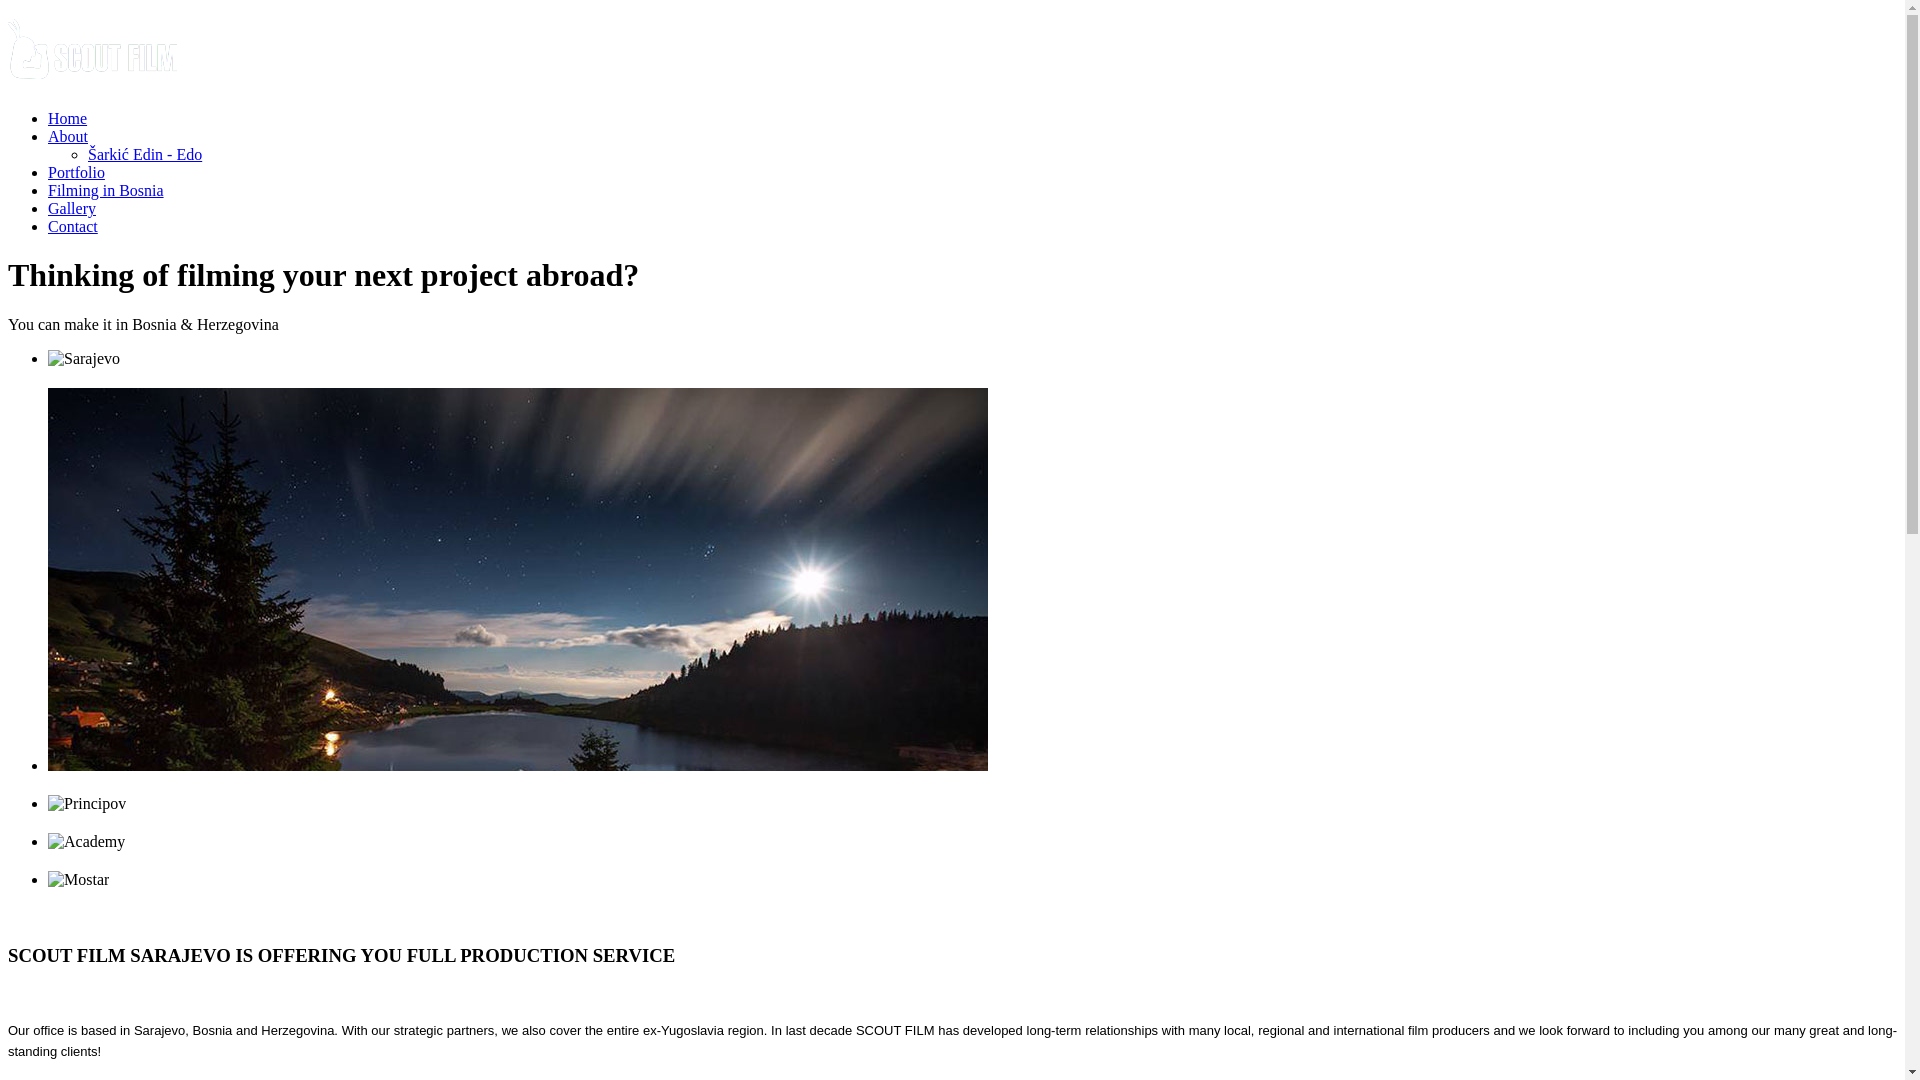 The width and height of the screenshot is (1920, 1080). What do you see at coordinates (67, 135) in the screenshot?
I see `'About'` at bounding box center [67, 135].